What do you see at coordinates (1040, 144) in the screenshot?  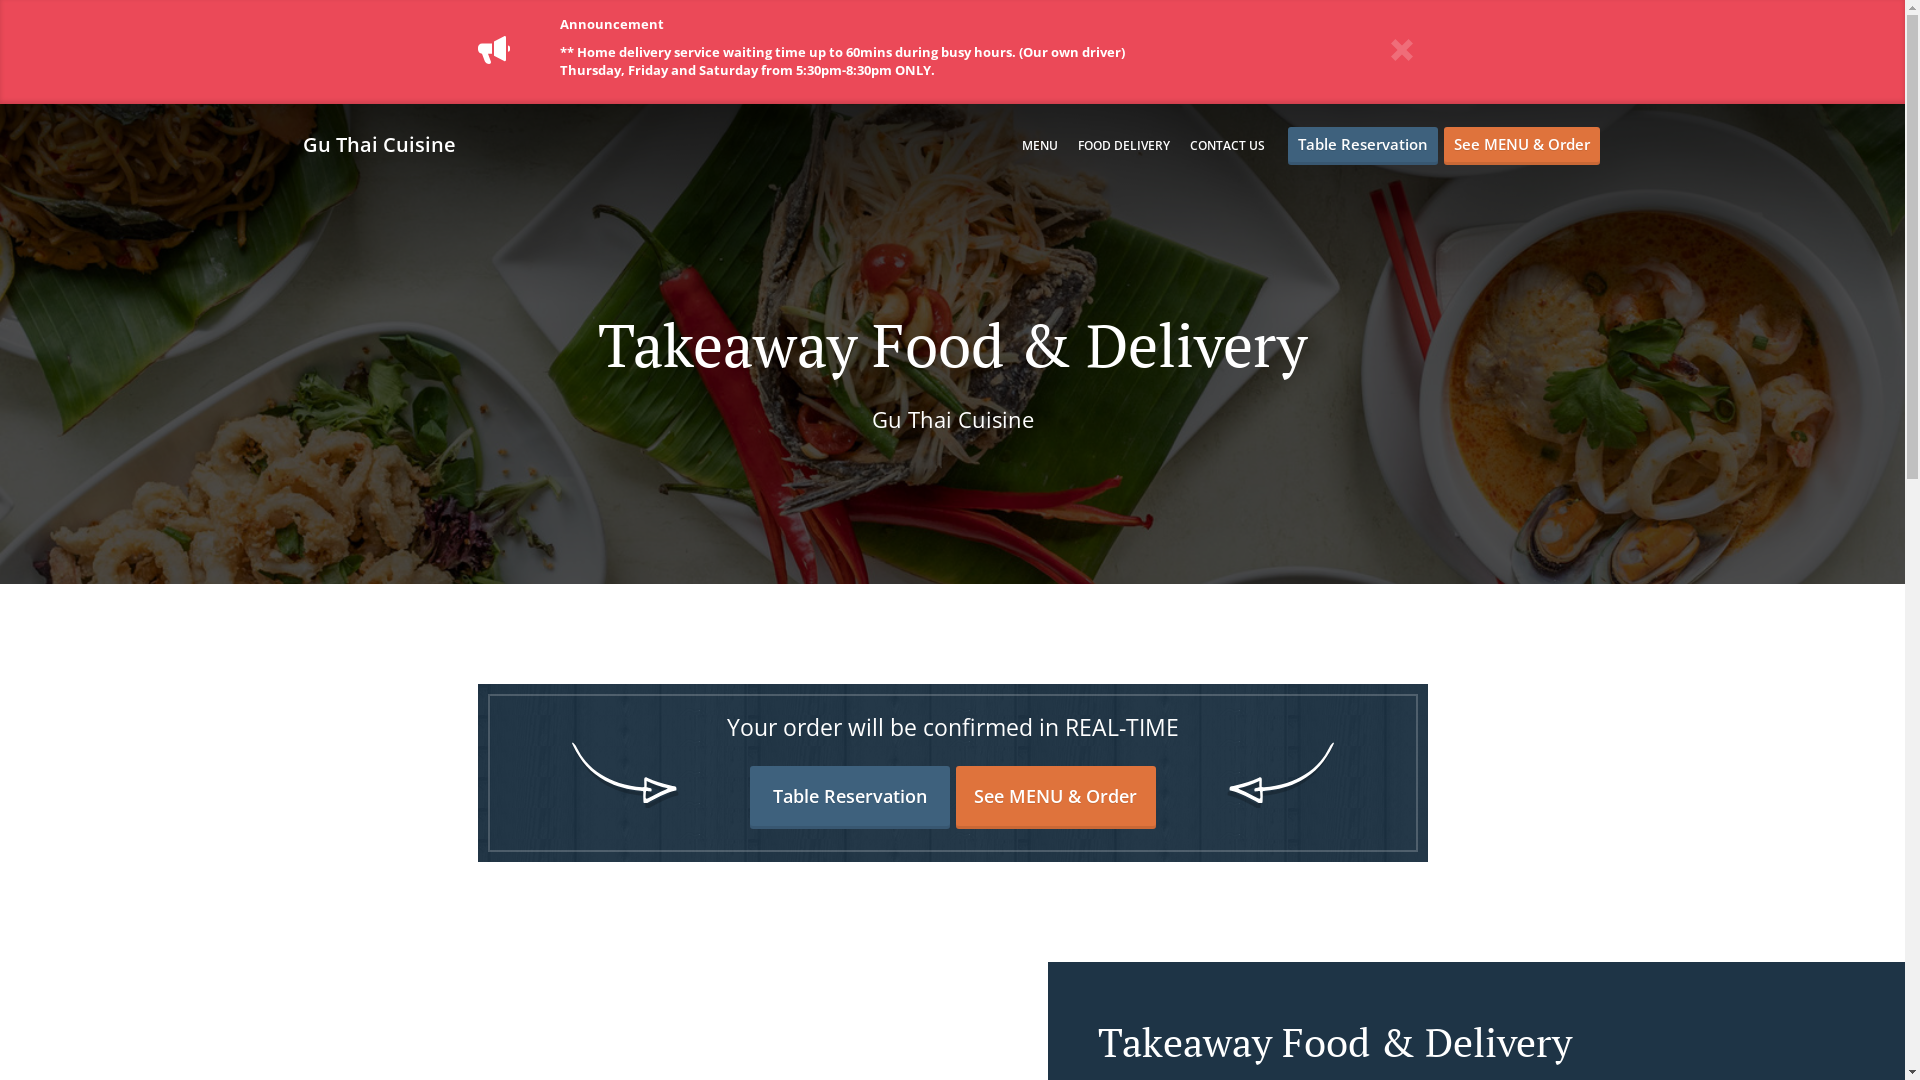 I see `'MENU'` at bounding box center [1040, 144].